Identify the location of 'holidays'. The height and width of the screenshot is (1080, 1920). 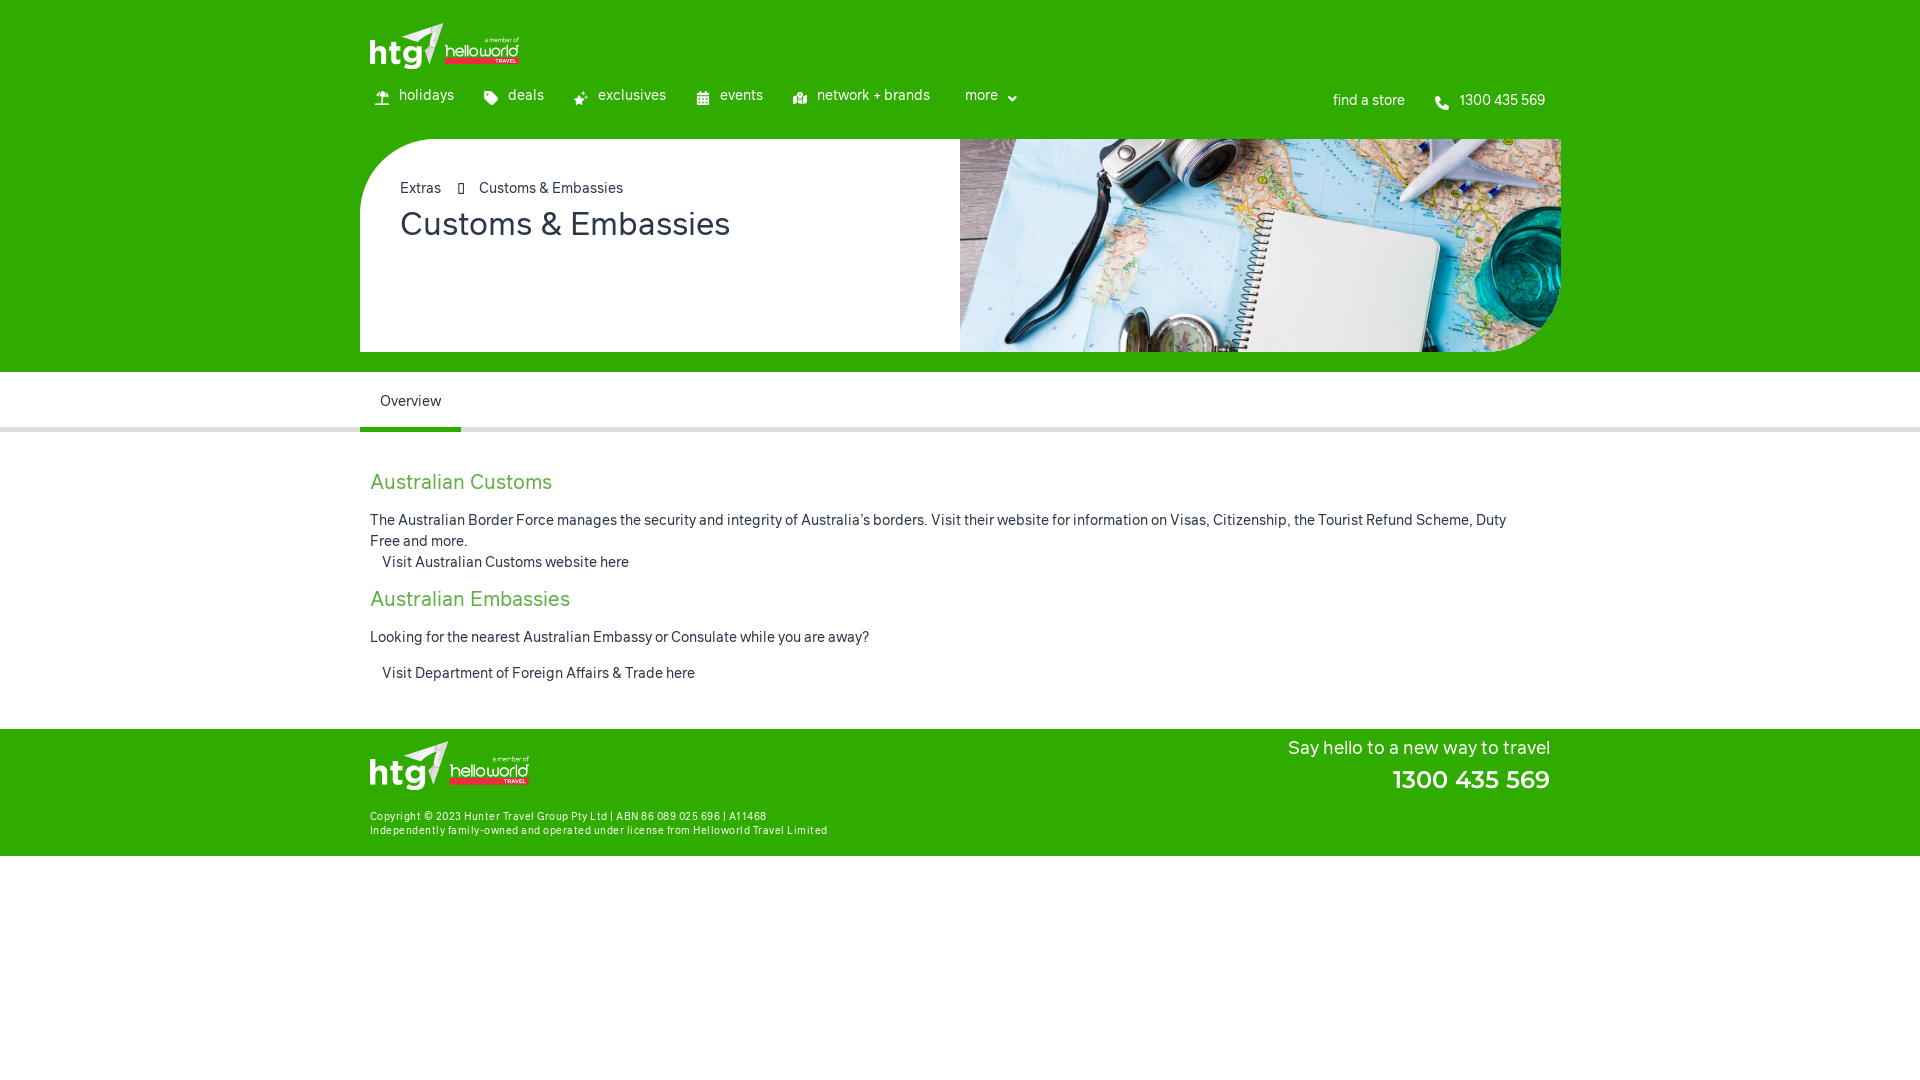
(360, 97).